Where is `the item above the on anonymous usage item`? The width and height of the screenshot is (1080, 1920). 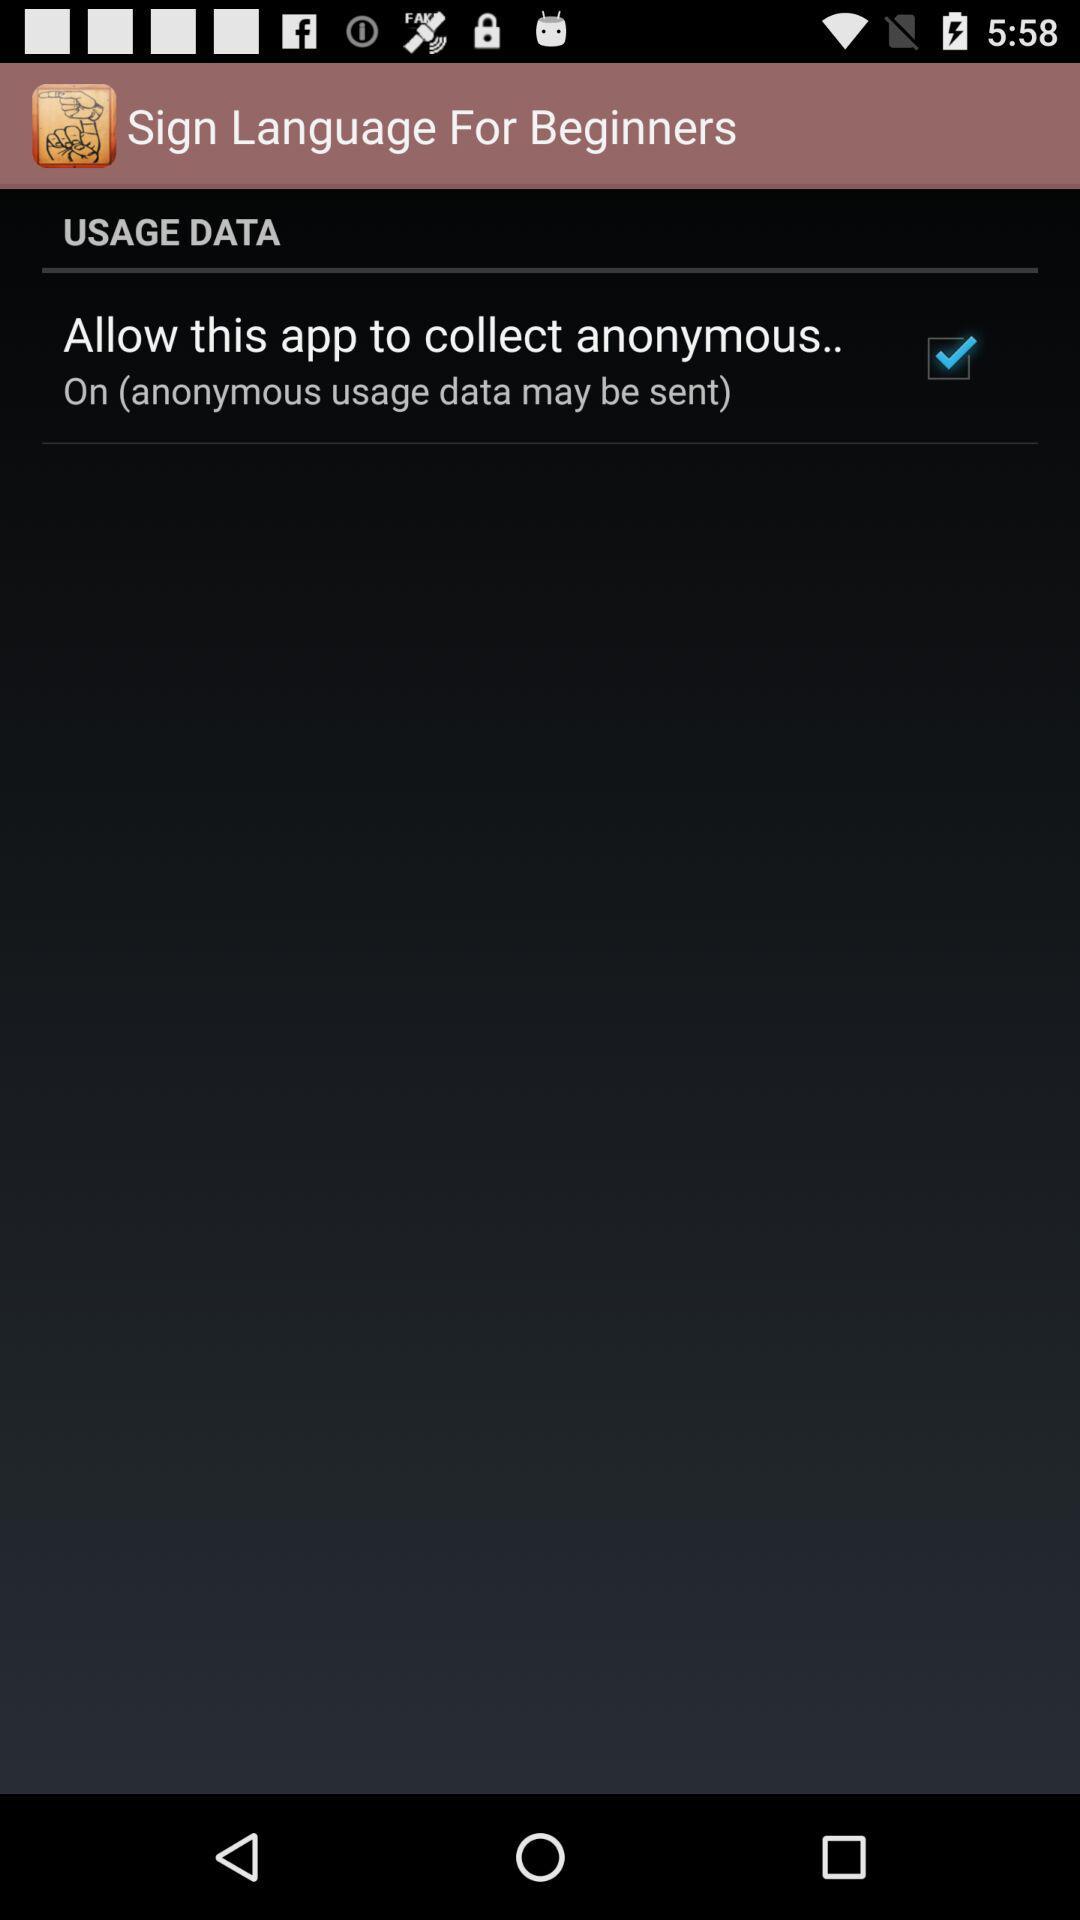 the item above the on anonymous usage item is located at coordinates (463, 333).